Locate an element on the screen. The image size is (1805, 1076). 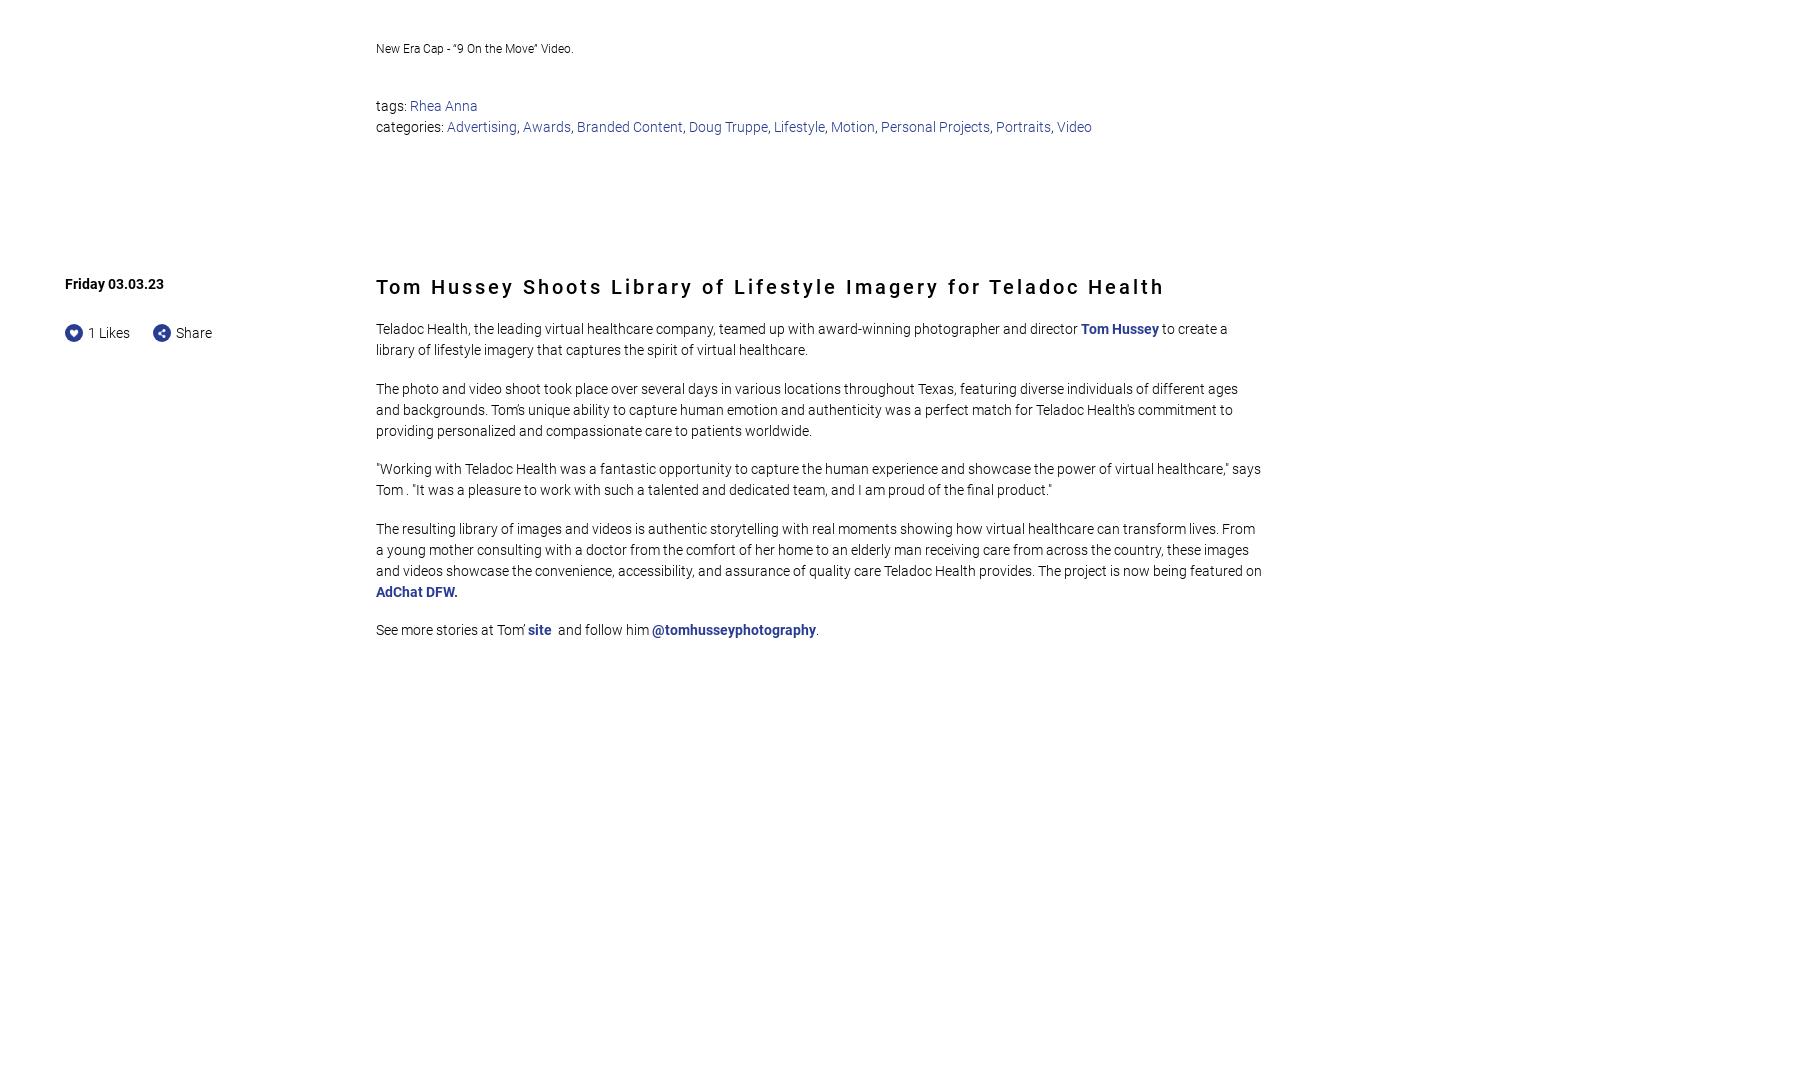
'to create a library of lifestyle imagery that captures the spirit of virtual healthcare.' is located at coordinates (803, 339).